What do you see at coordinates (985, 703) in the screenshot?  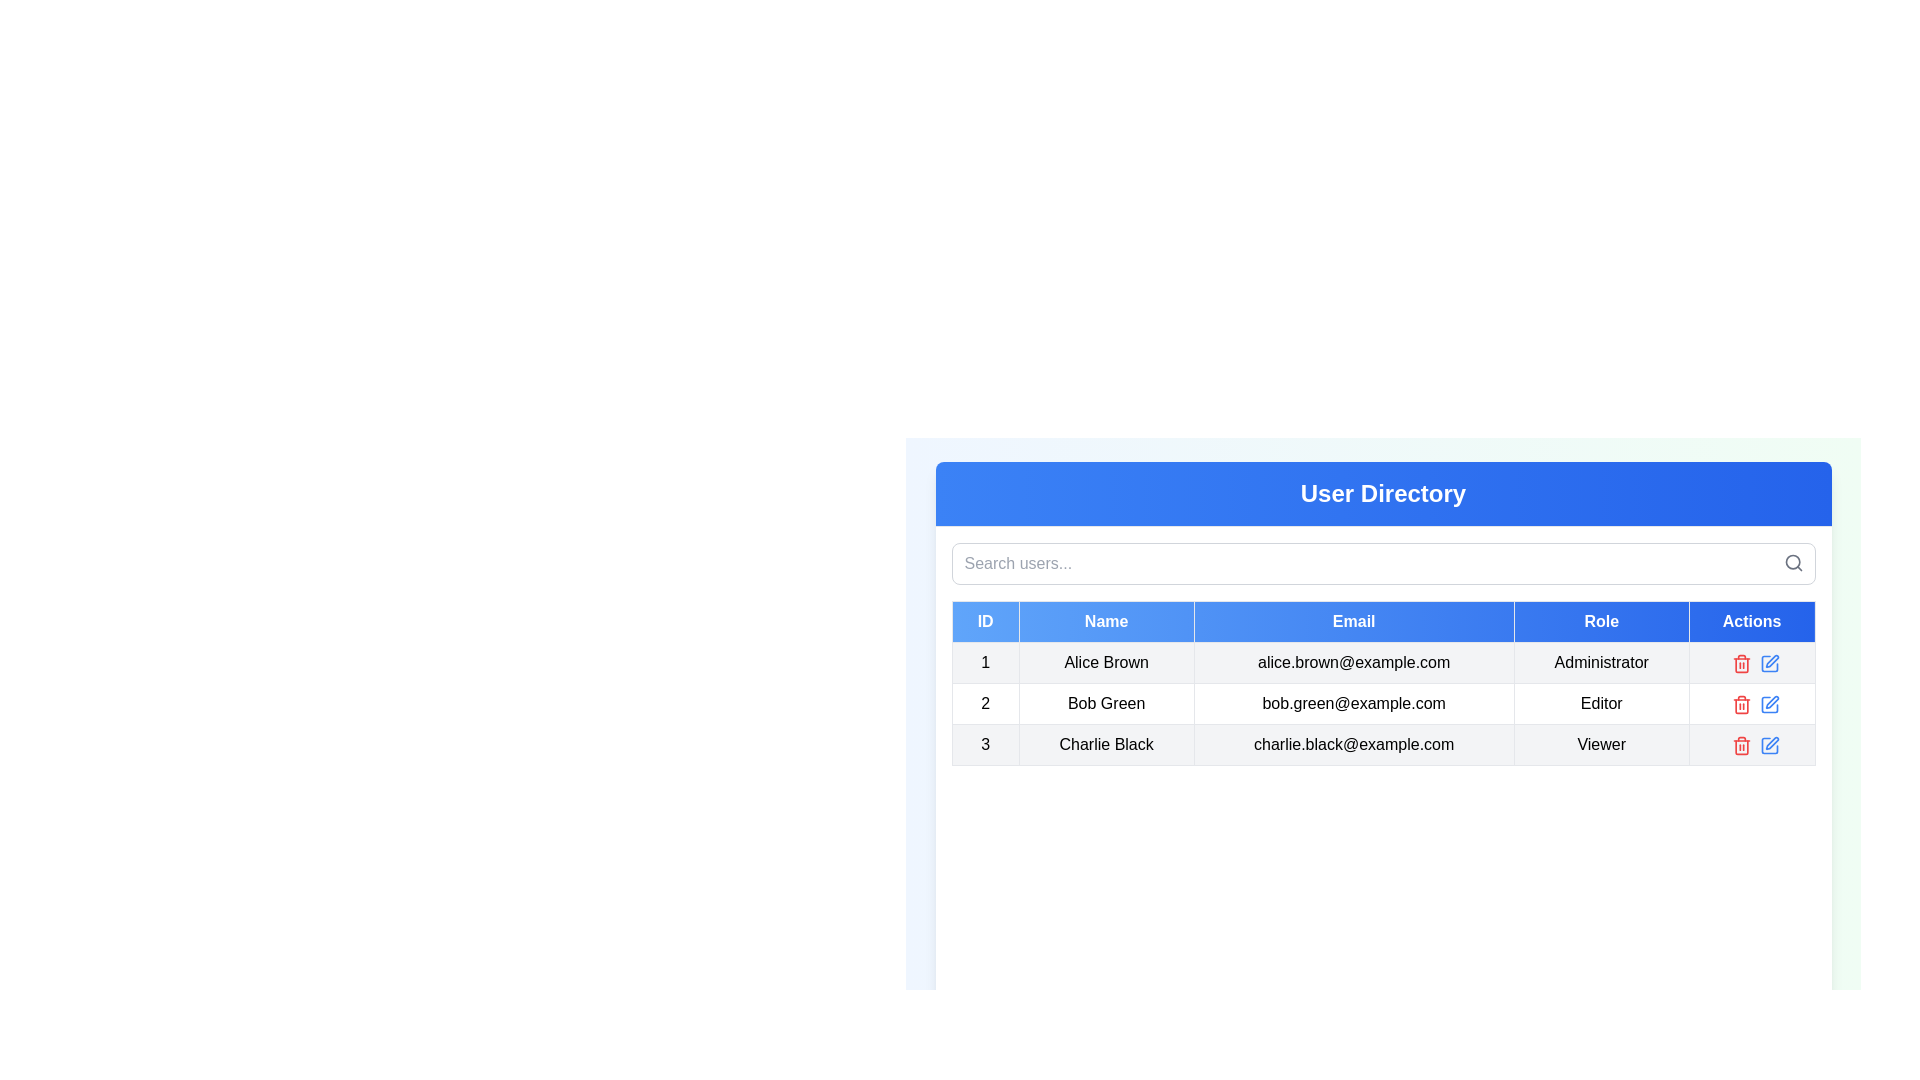 I see `text content of the identifier in the first column of the second row of the table, which helps distinguish this row from others` at bounding box center [985, 703].